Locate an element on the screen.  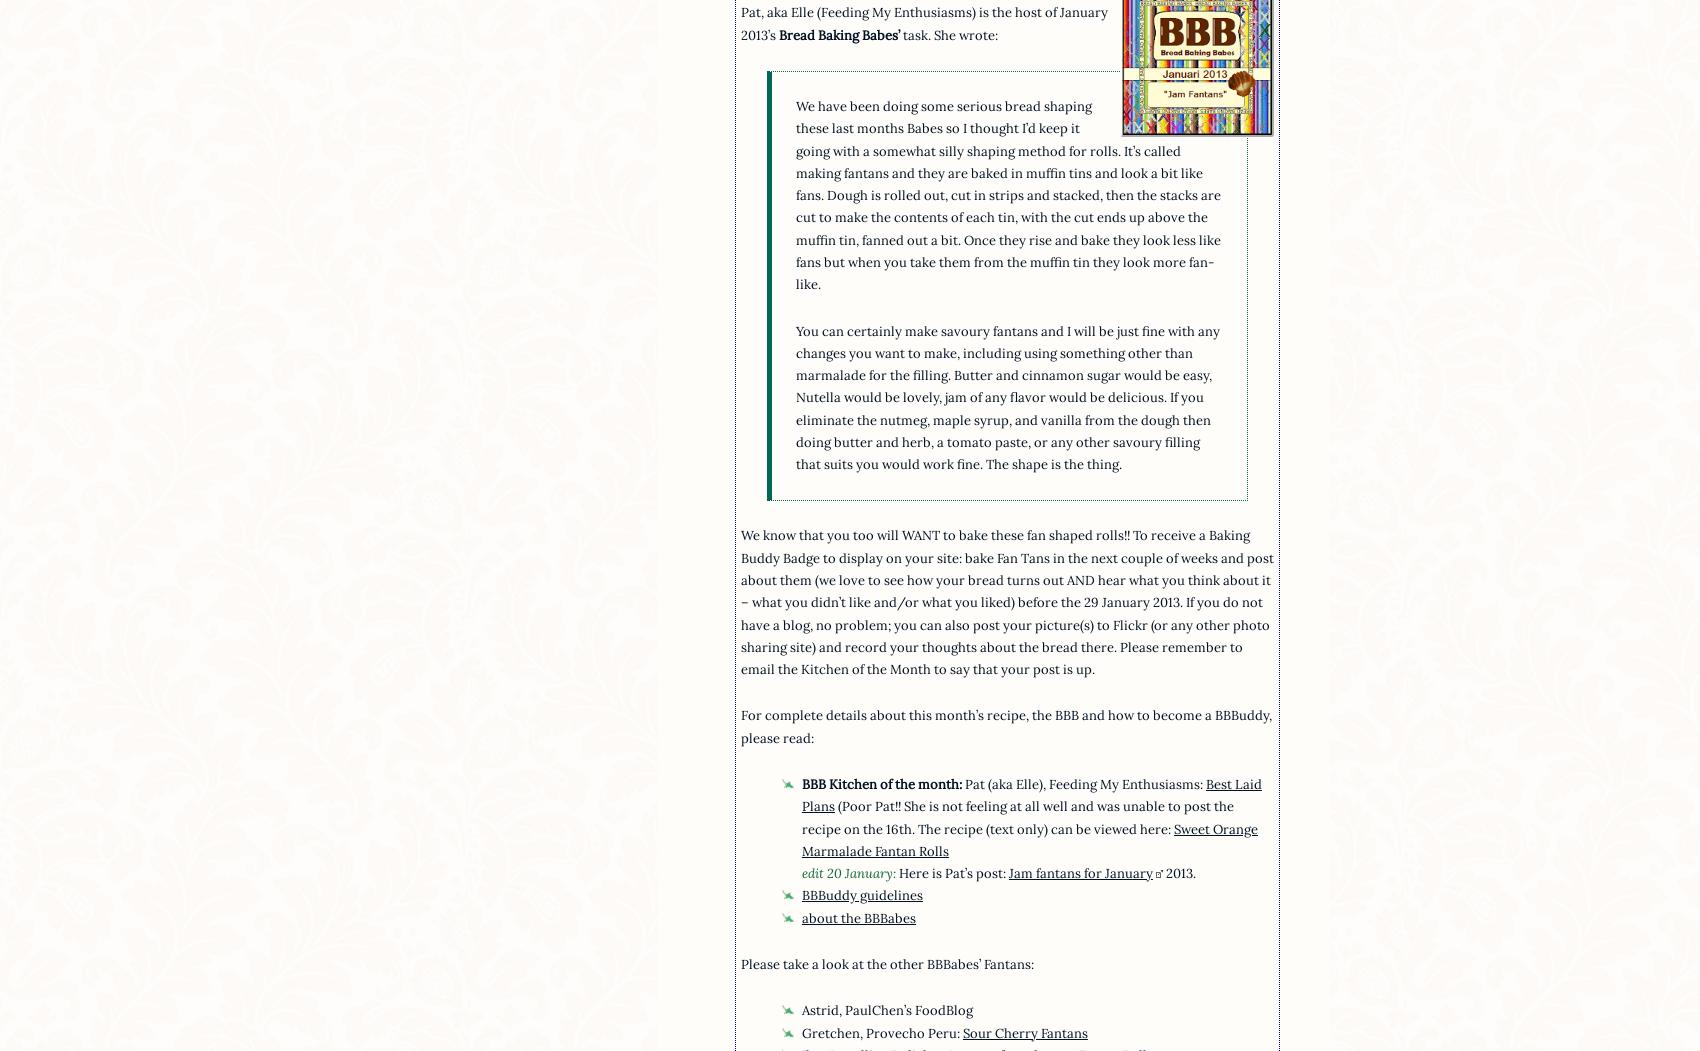
'For complete details about this month’s recipe, the BBB and how to become a BBBuddy, please read:' is located at coordinates (1004, 725).